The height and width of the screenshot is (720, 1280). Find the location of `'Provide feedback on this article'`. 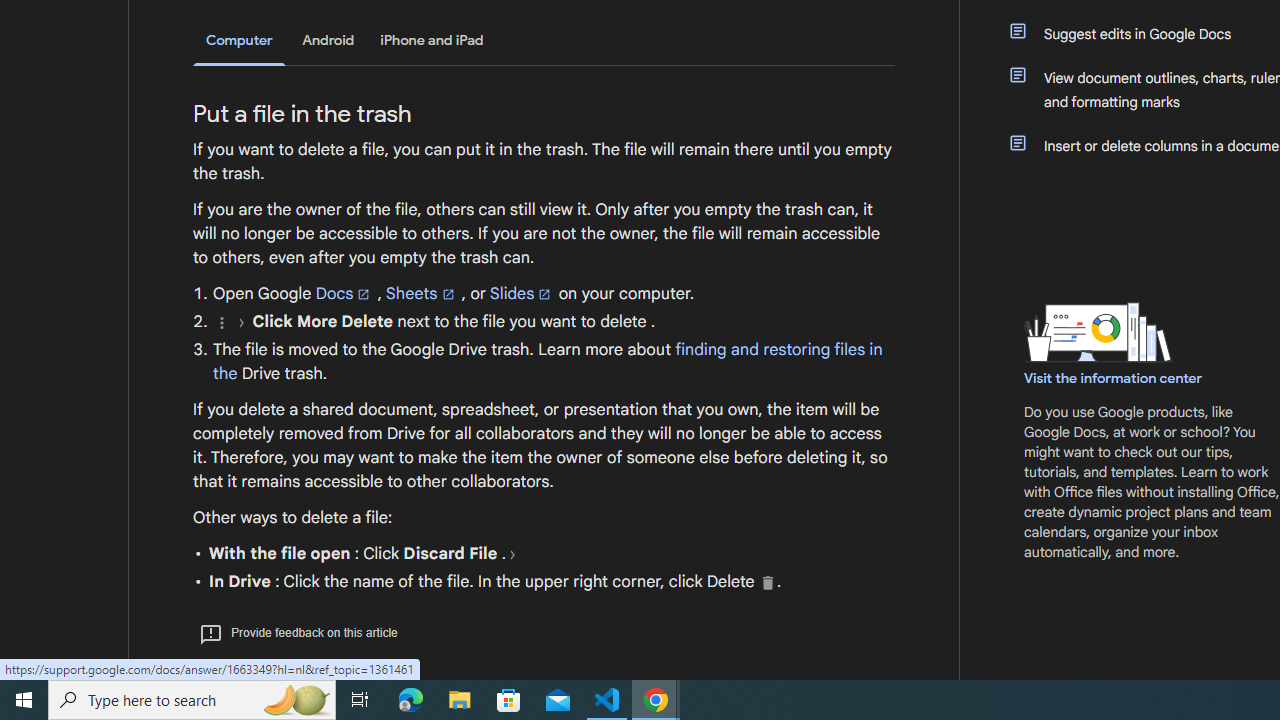

'Provide feedback on this article' is located at coordinates (297, 632).